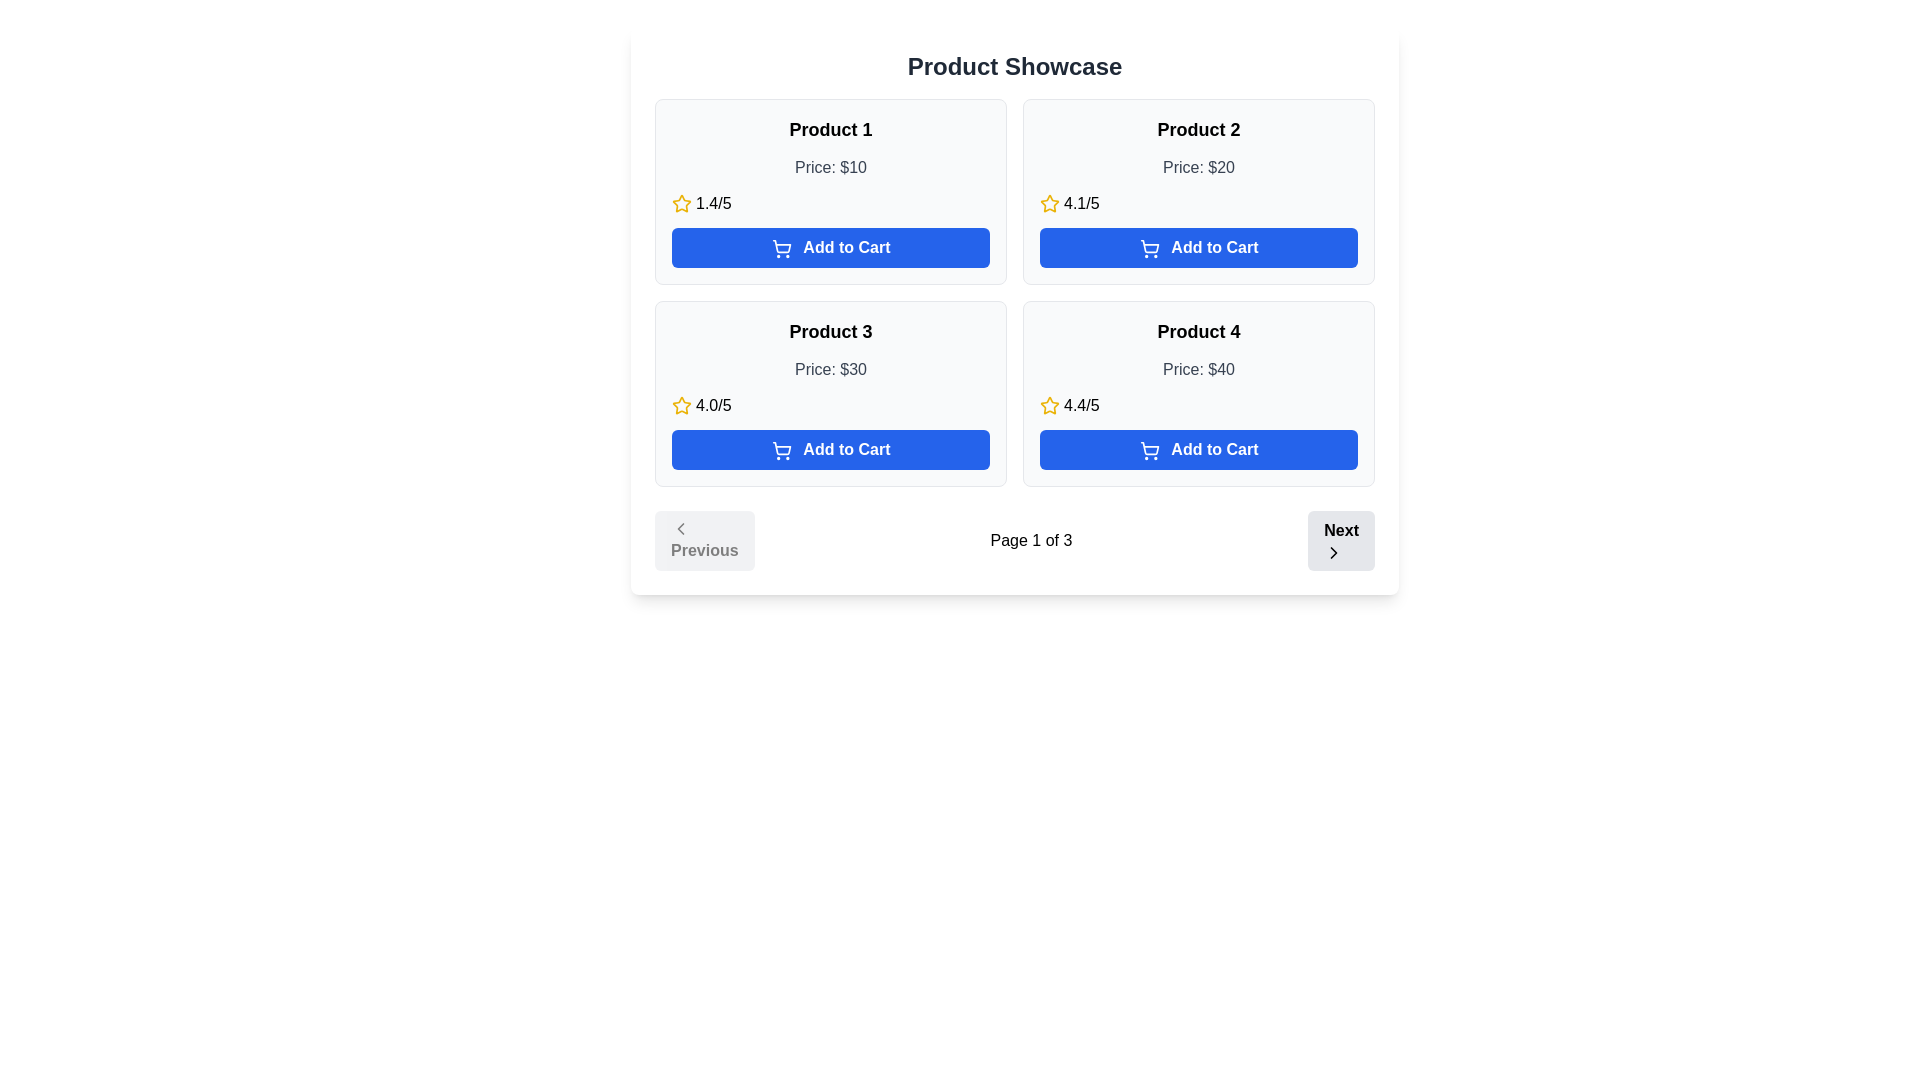 The height and width of the screenshot is (1080, 1920). Describe the element at coordinates (830, 393) in the screenshot. I see `the product card located in the second row and first column of the grid to view product details` at that location.